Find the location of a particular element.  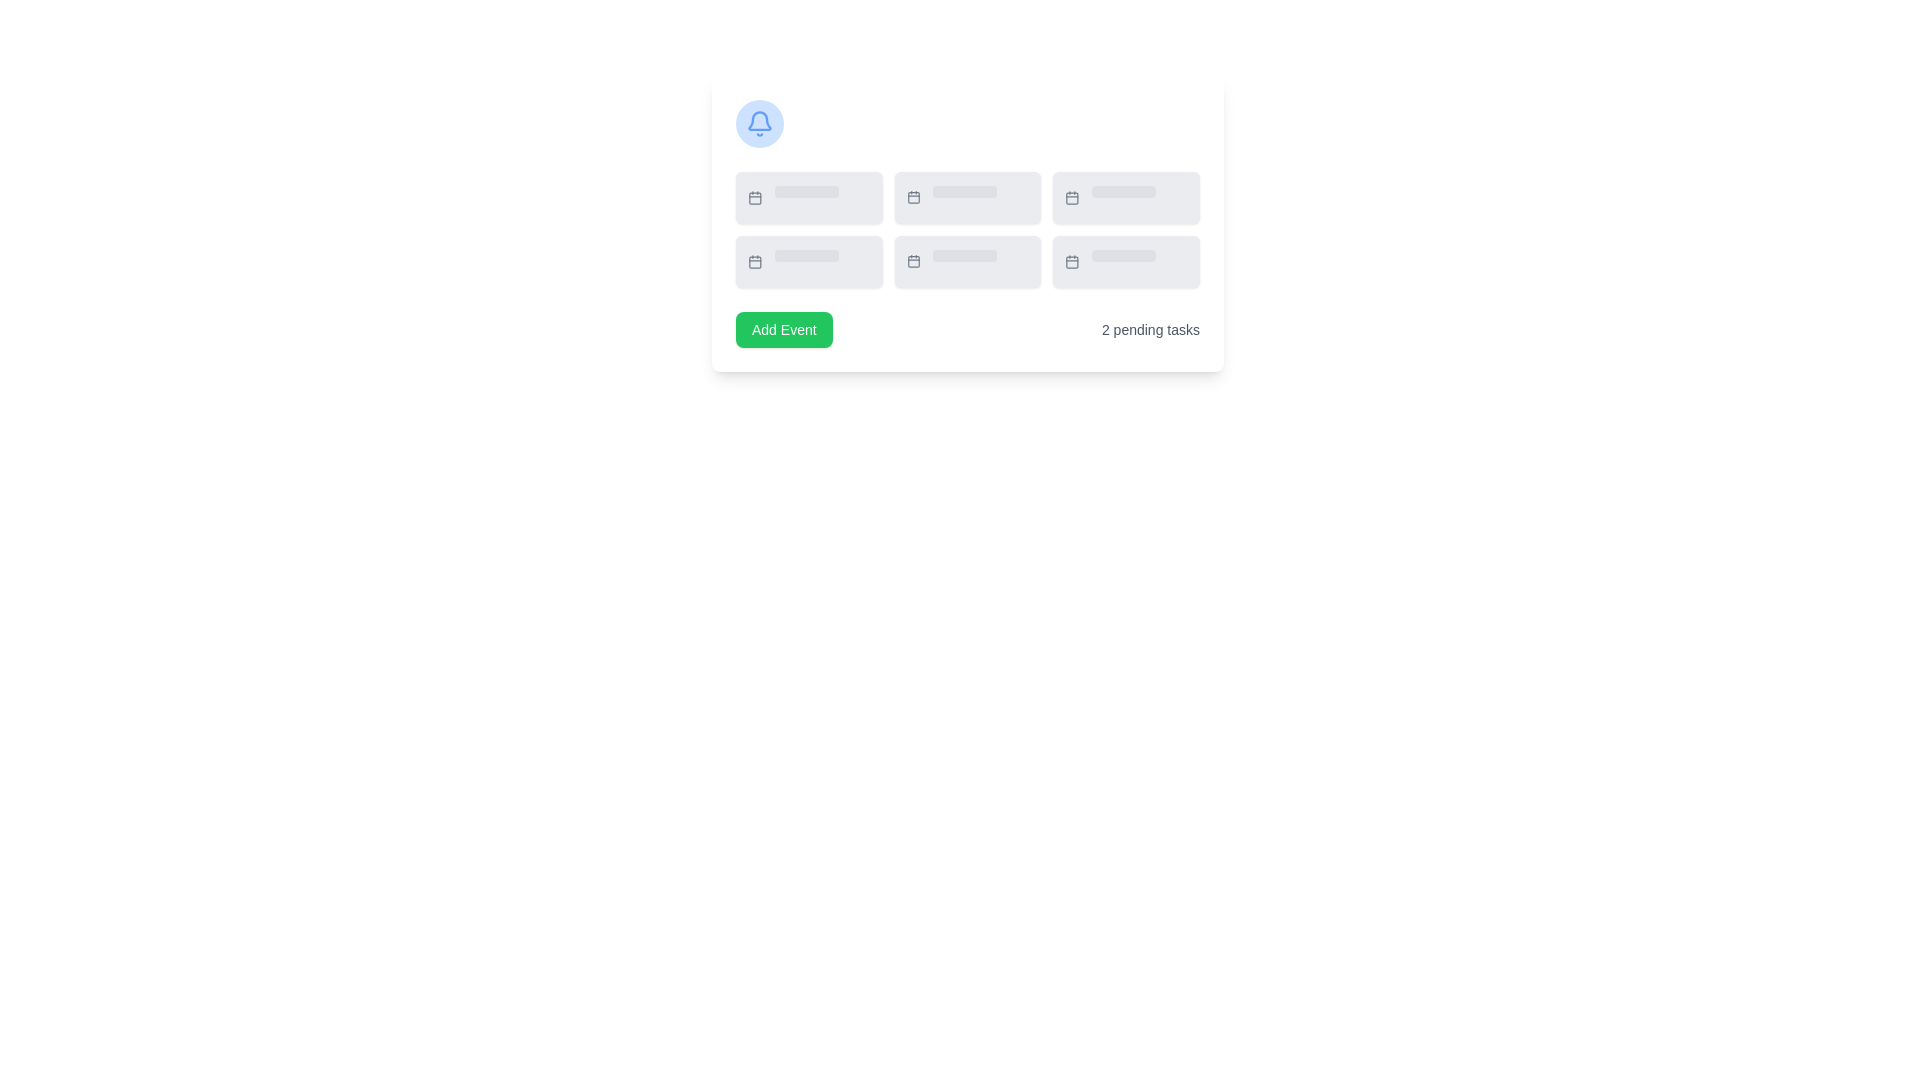

the Placeholding card component, which is positioned in the second row and first column of the grid layout is located at coordinates (809, 261).